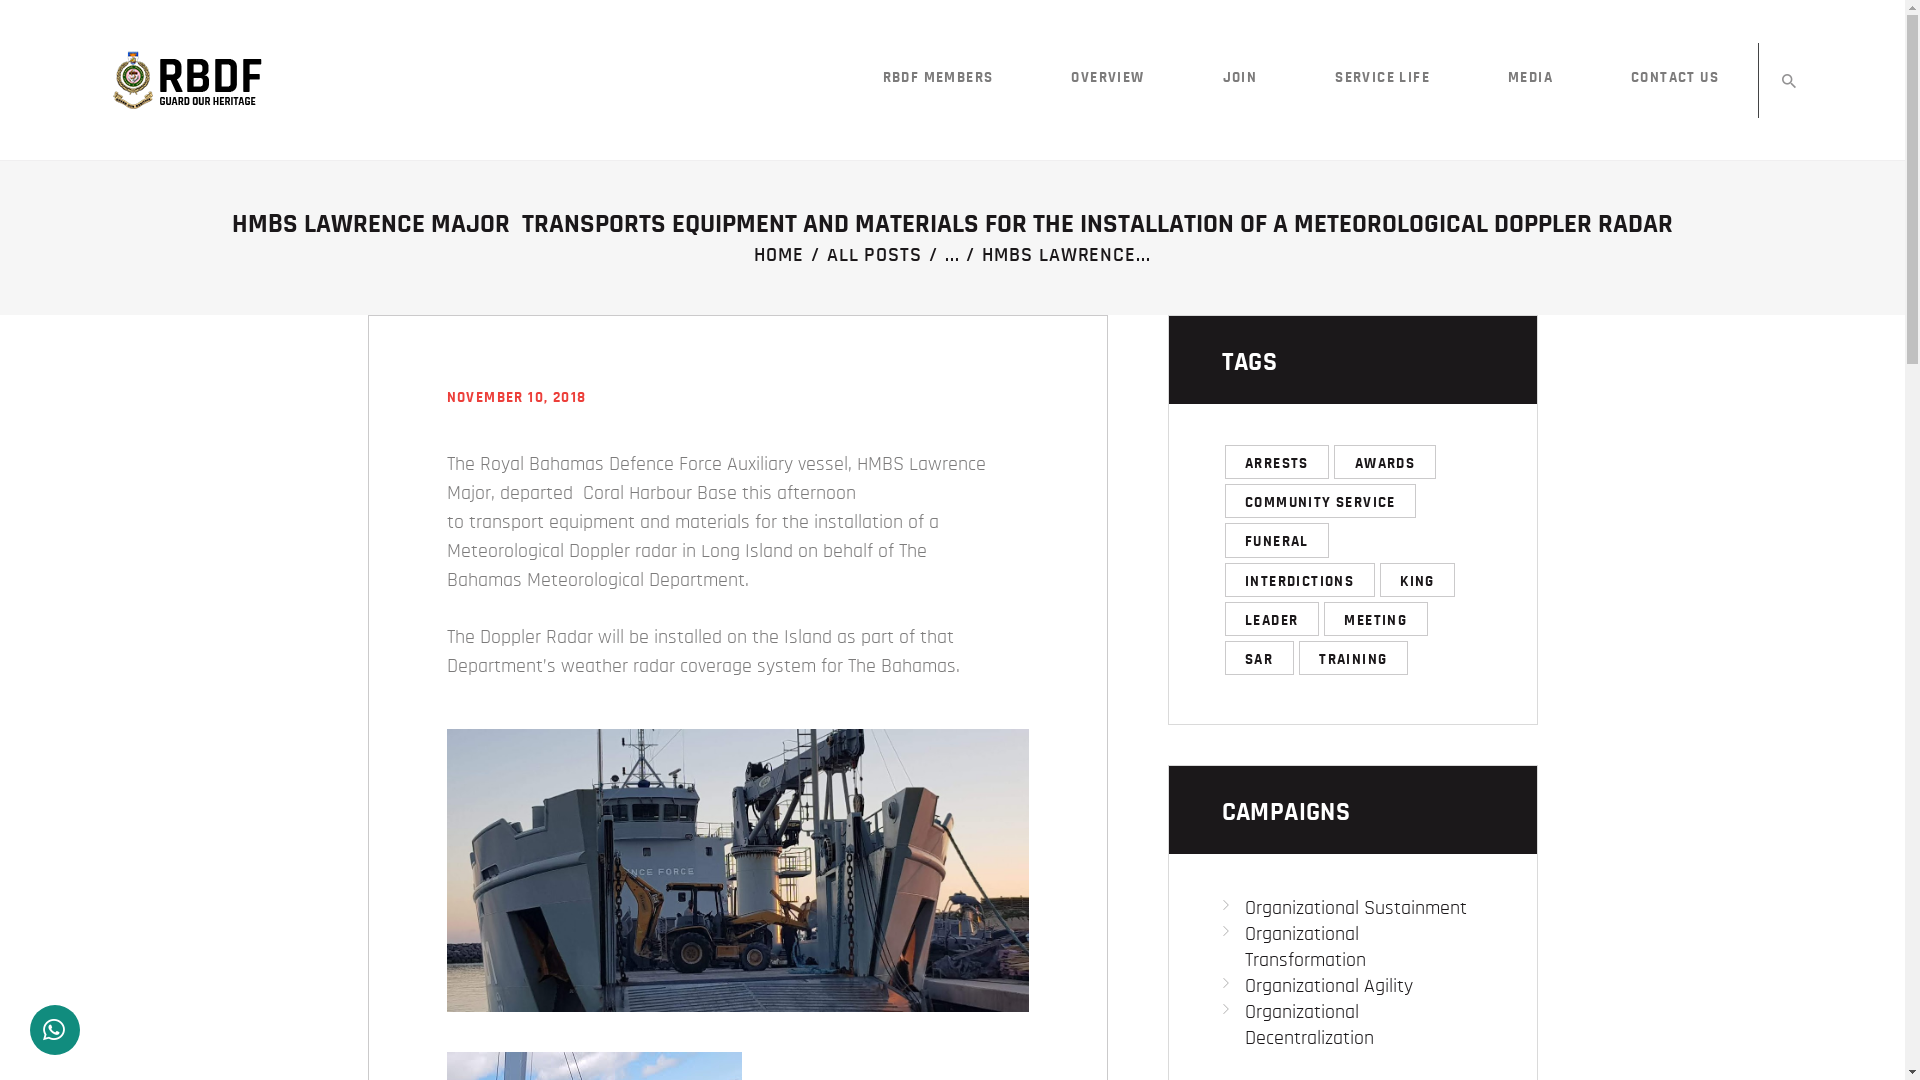 The width and height of the screenshot is (1920, 1080). Describe the element at coordinates (937, 77) in the screenshot. I see `'RBDF MEMBERS'` at that location.